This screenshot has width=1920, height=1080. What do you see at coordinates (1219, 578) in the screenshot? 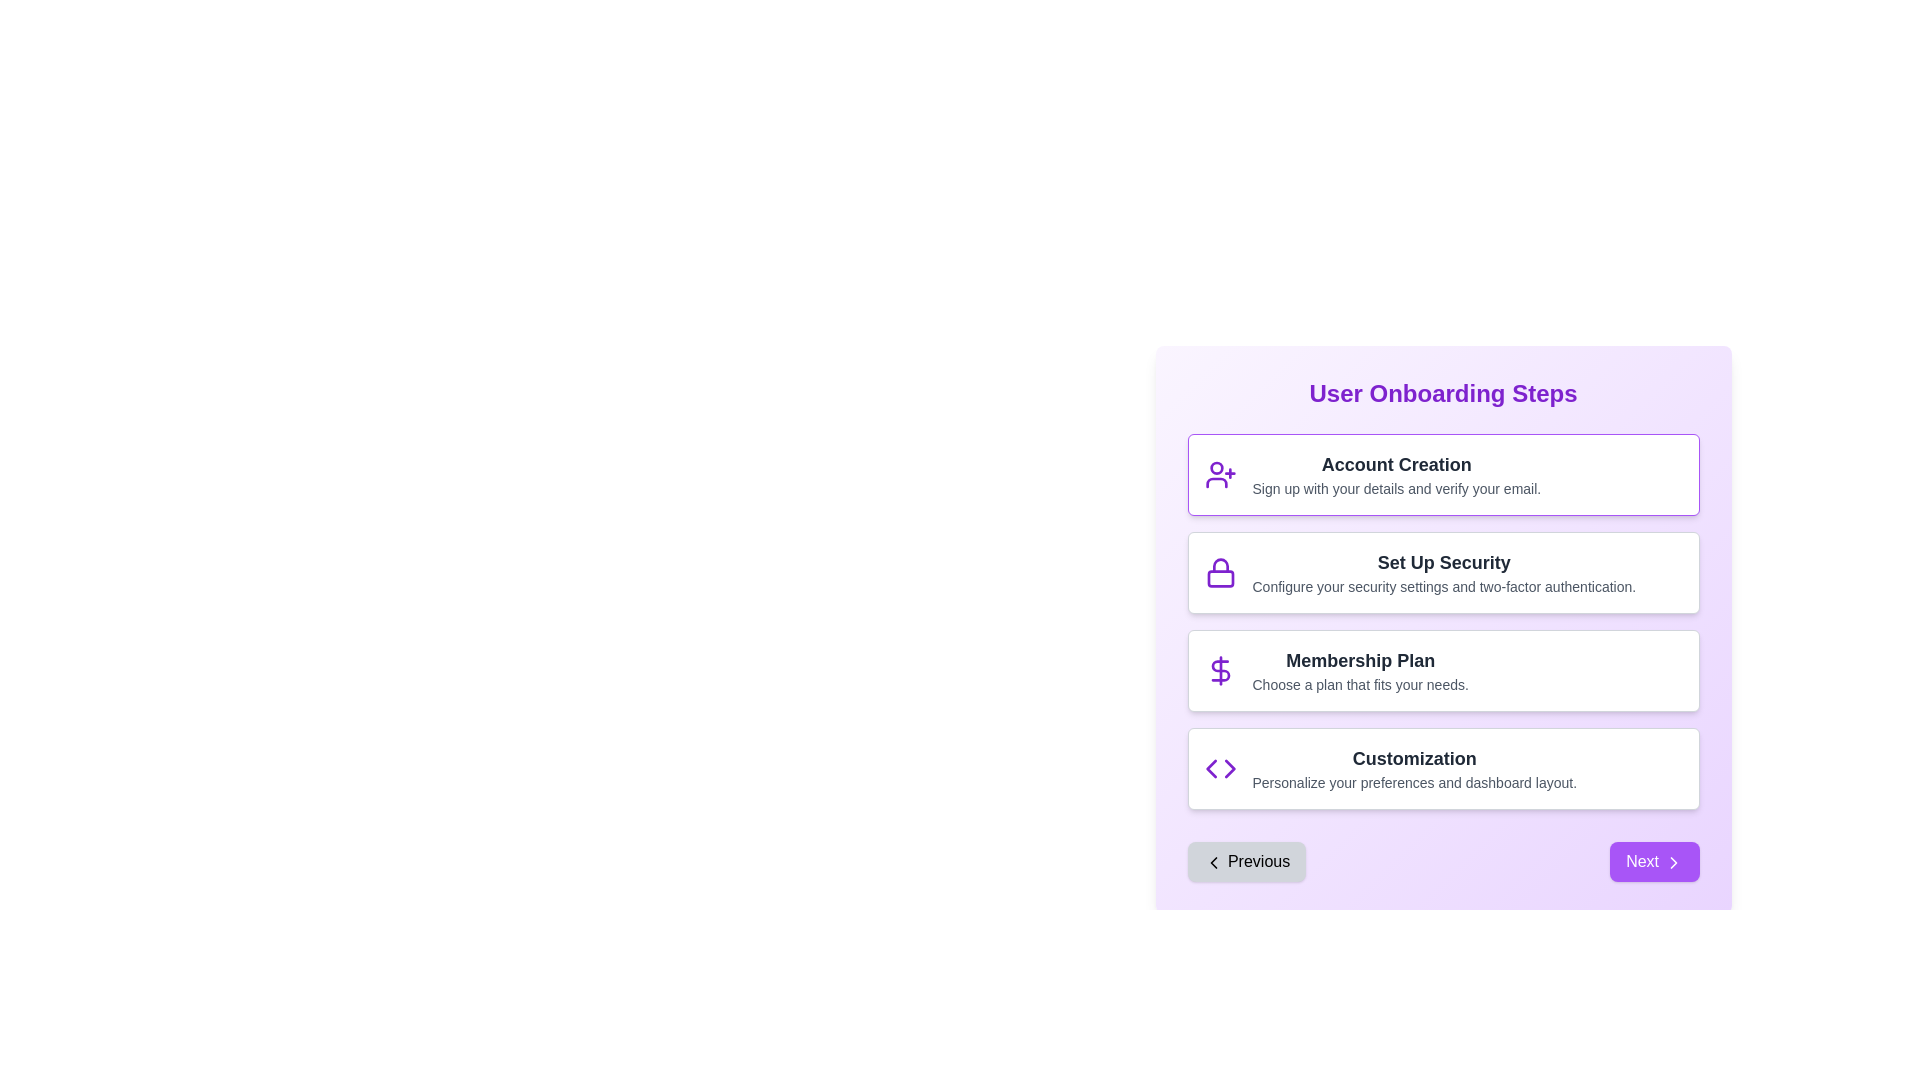
I see `the central part of the lock icon, which symbolizes security and is located in the 'Set Up Security' group of the user onboarding steps` at bounding box center [1219, 578].